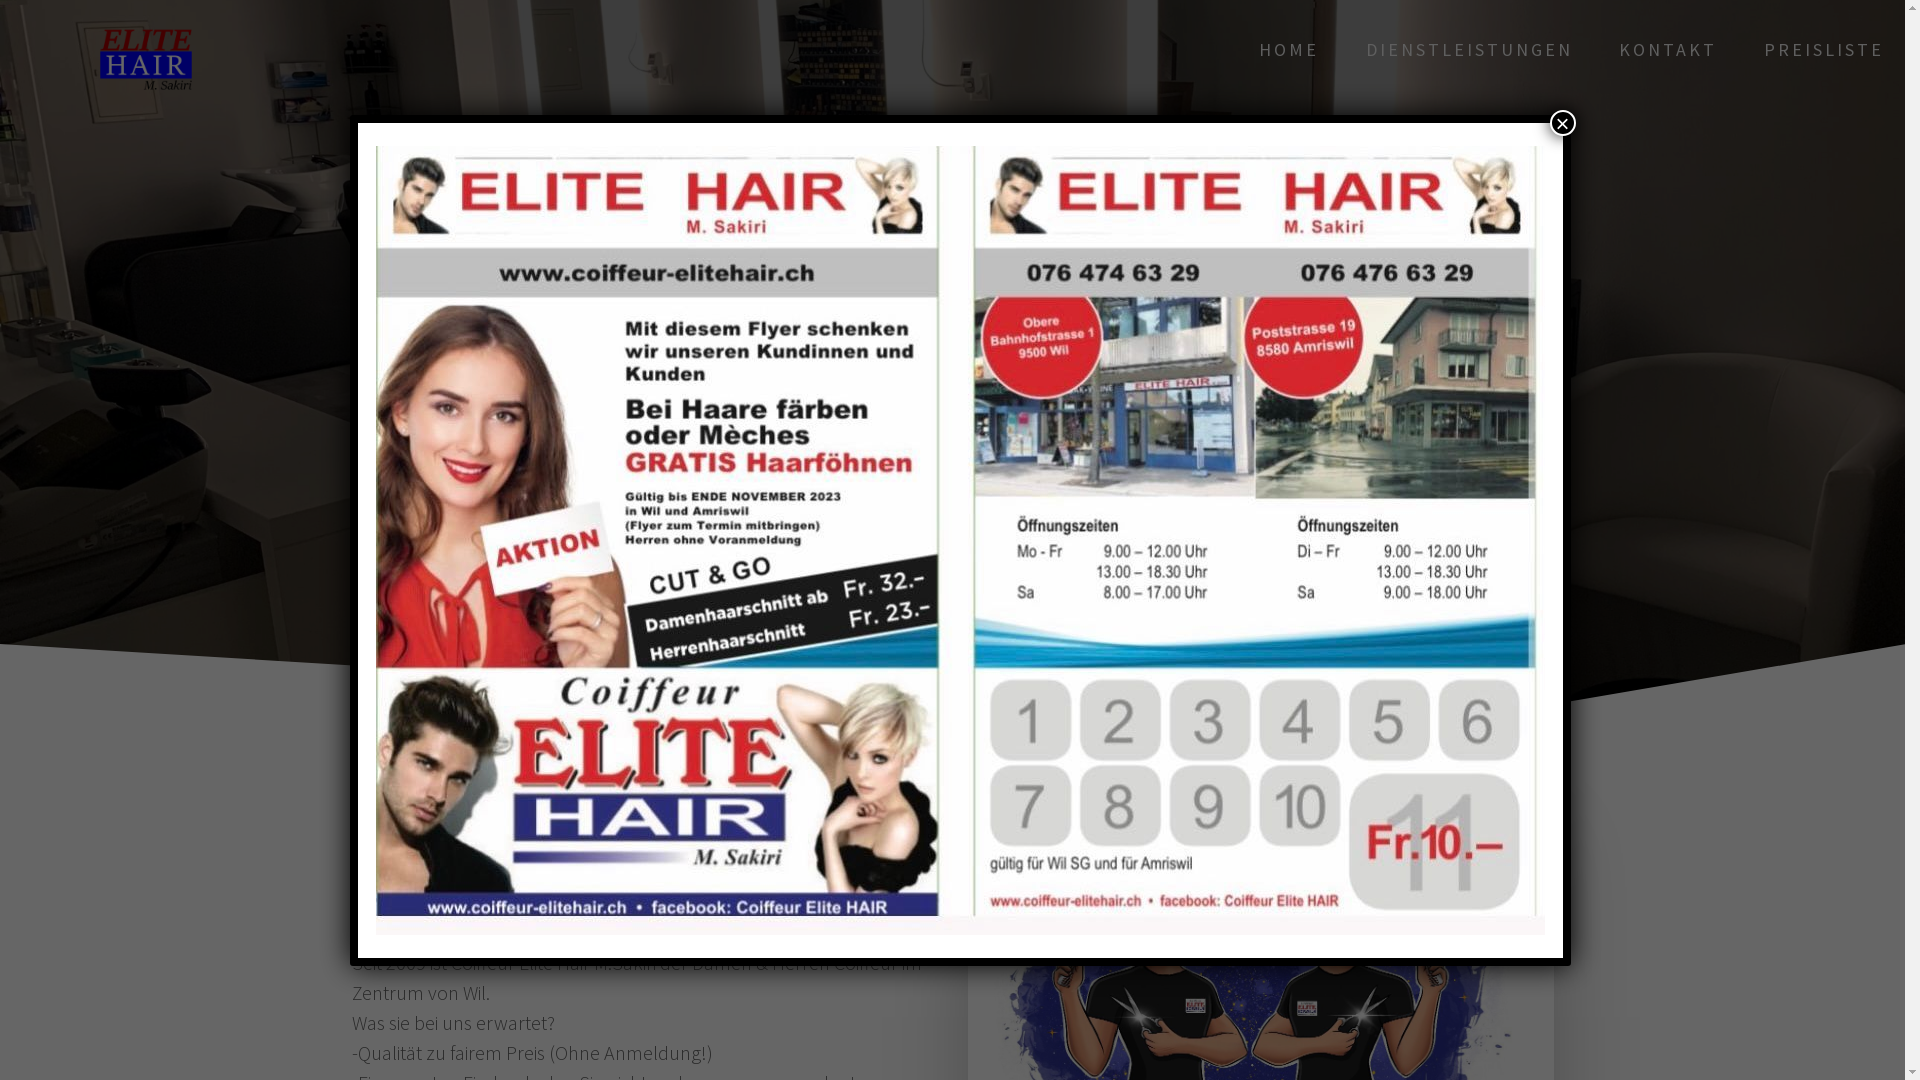 This screenshot has height=1080, width=1920. Describe the element at coordinates (1469, 49) in the screenshot. I see `'DIENSTLEISTUNGEN'` at that location.